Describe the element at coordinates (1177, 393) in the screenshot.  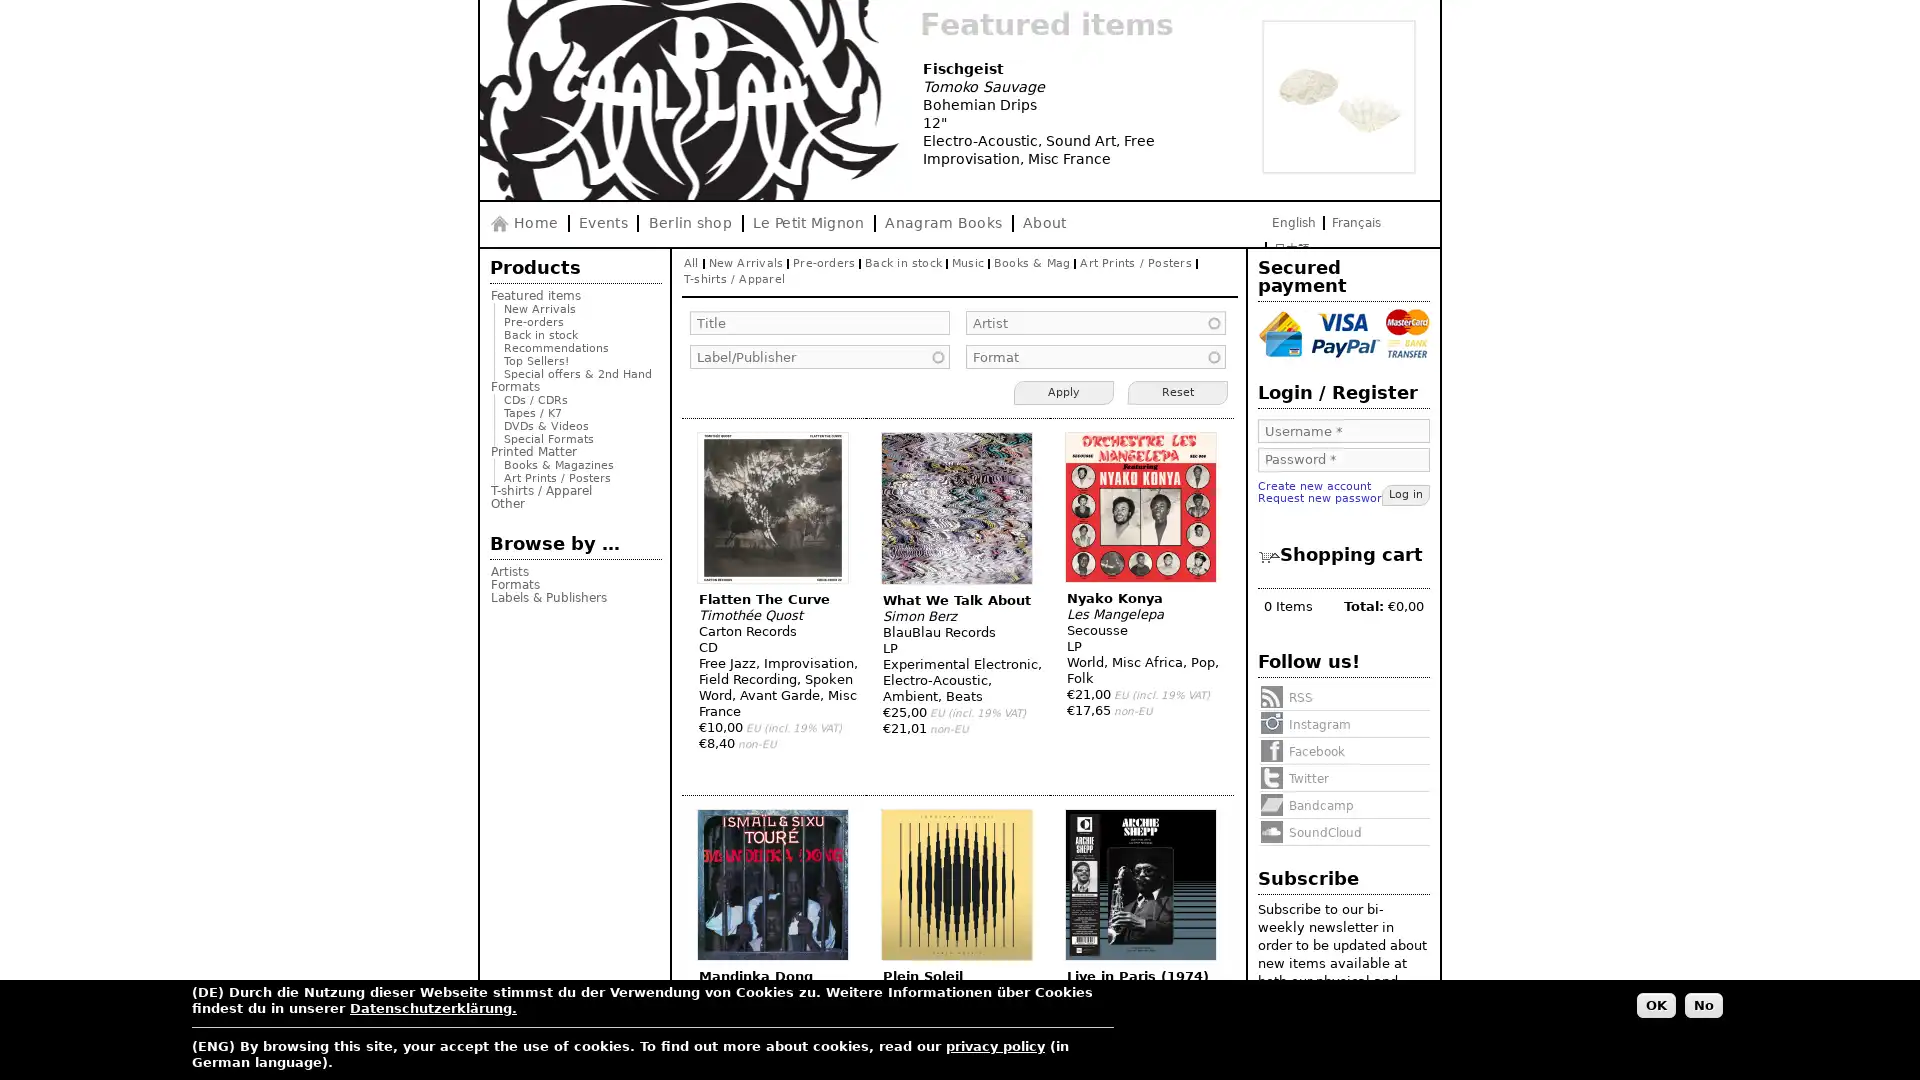
I see `Reset` at that location.